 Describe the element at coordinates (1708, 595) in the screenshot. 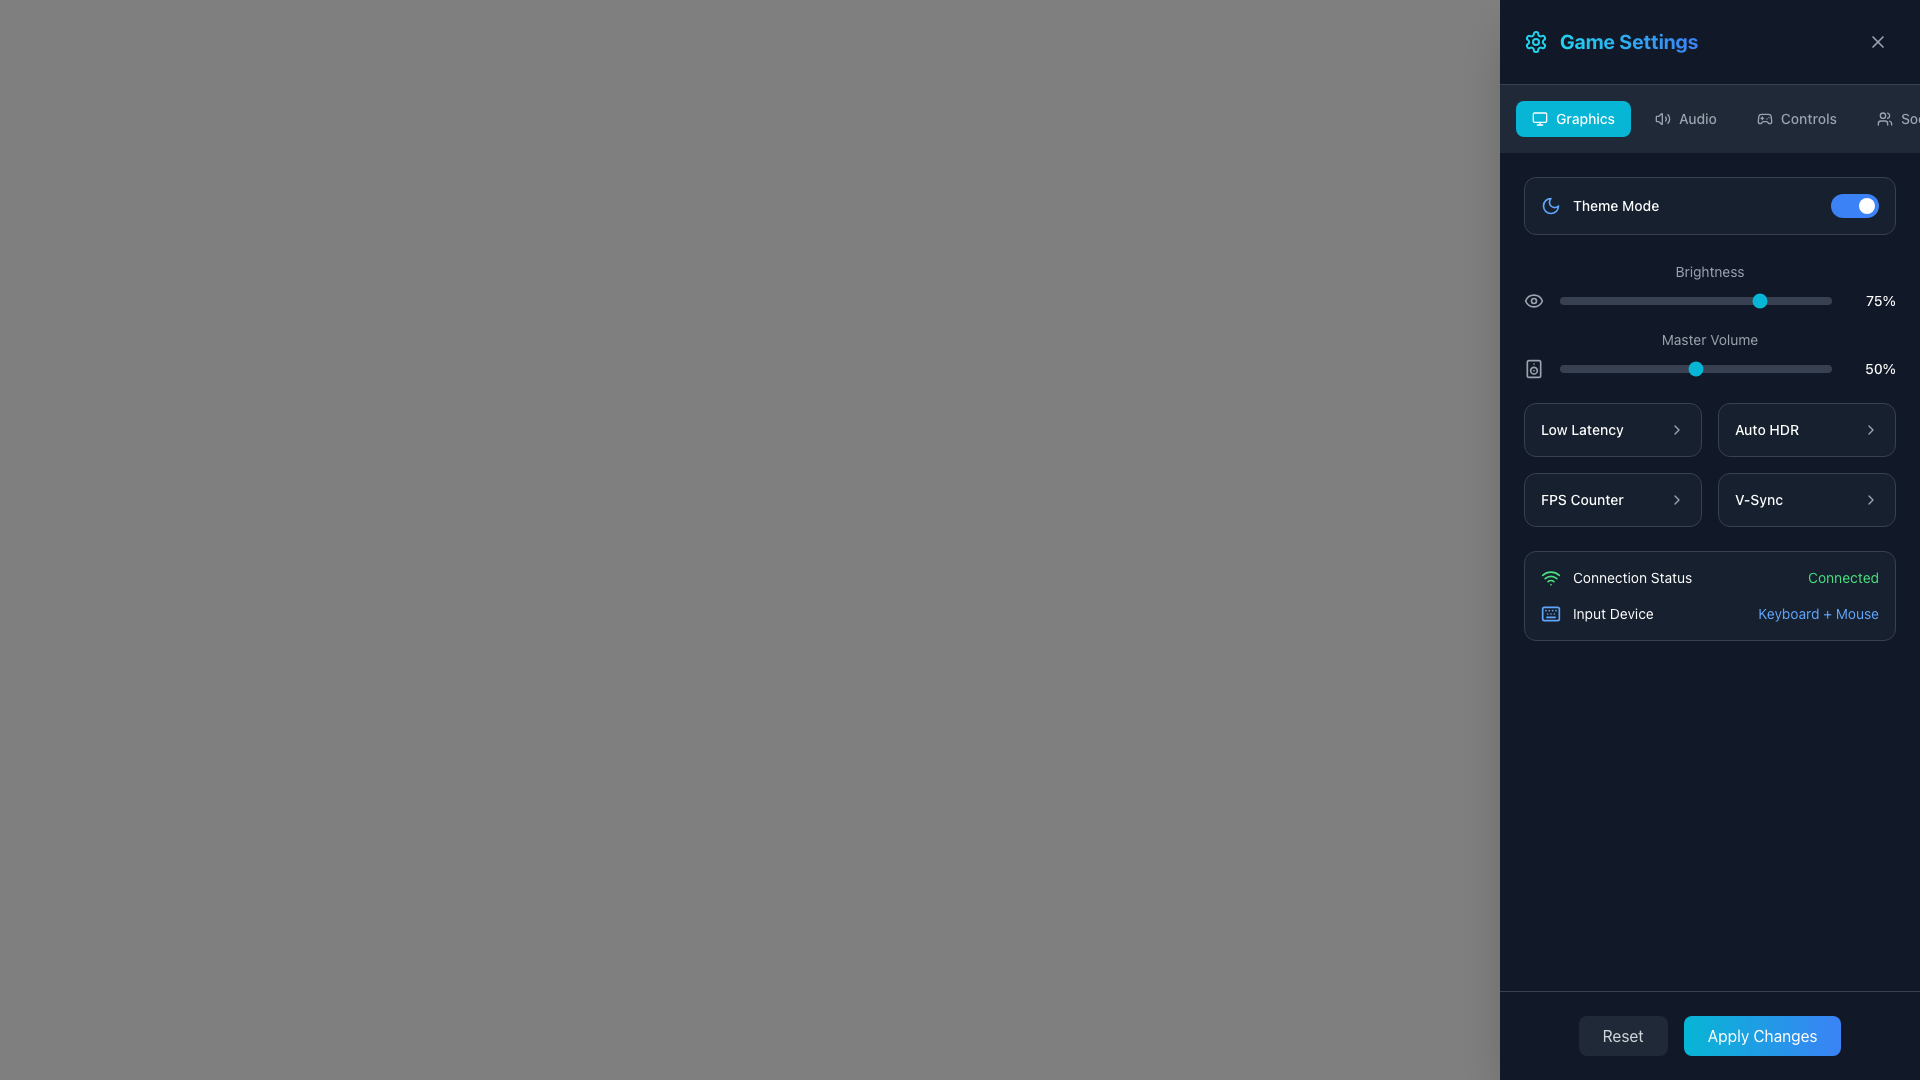

I see `the Information display panel that shows 'Connection Status' with 'Connected' and 'Input Device' with 'Keyboard + Mouse' at the bottom of the settings menu` at that location.